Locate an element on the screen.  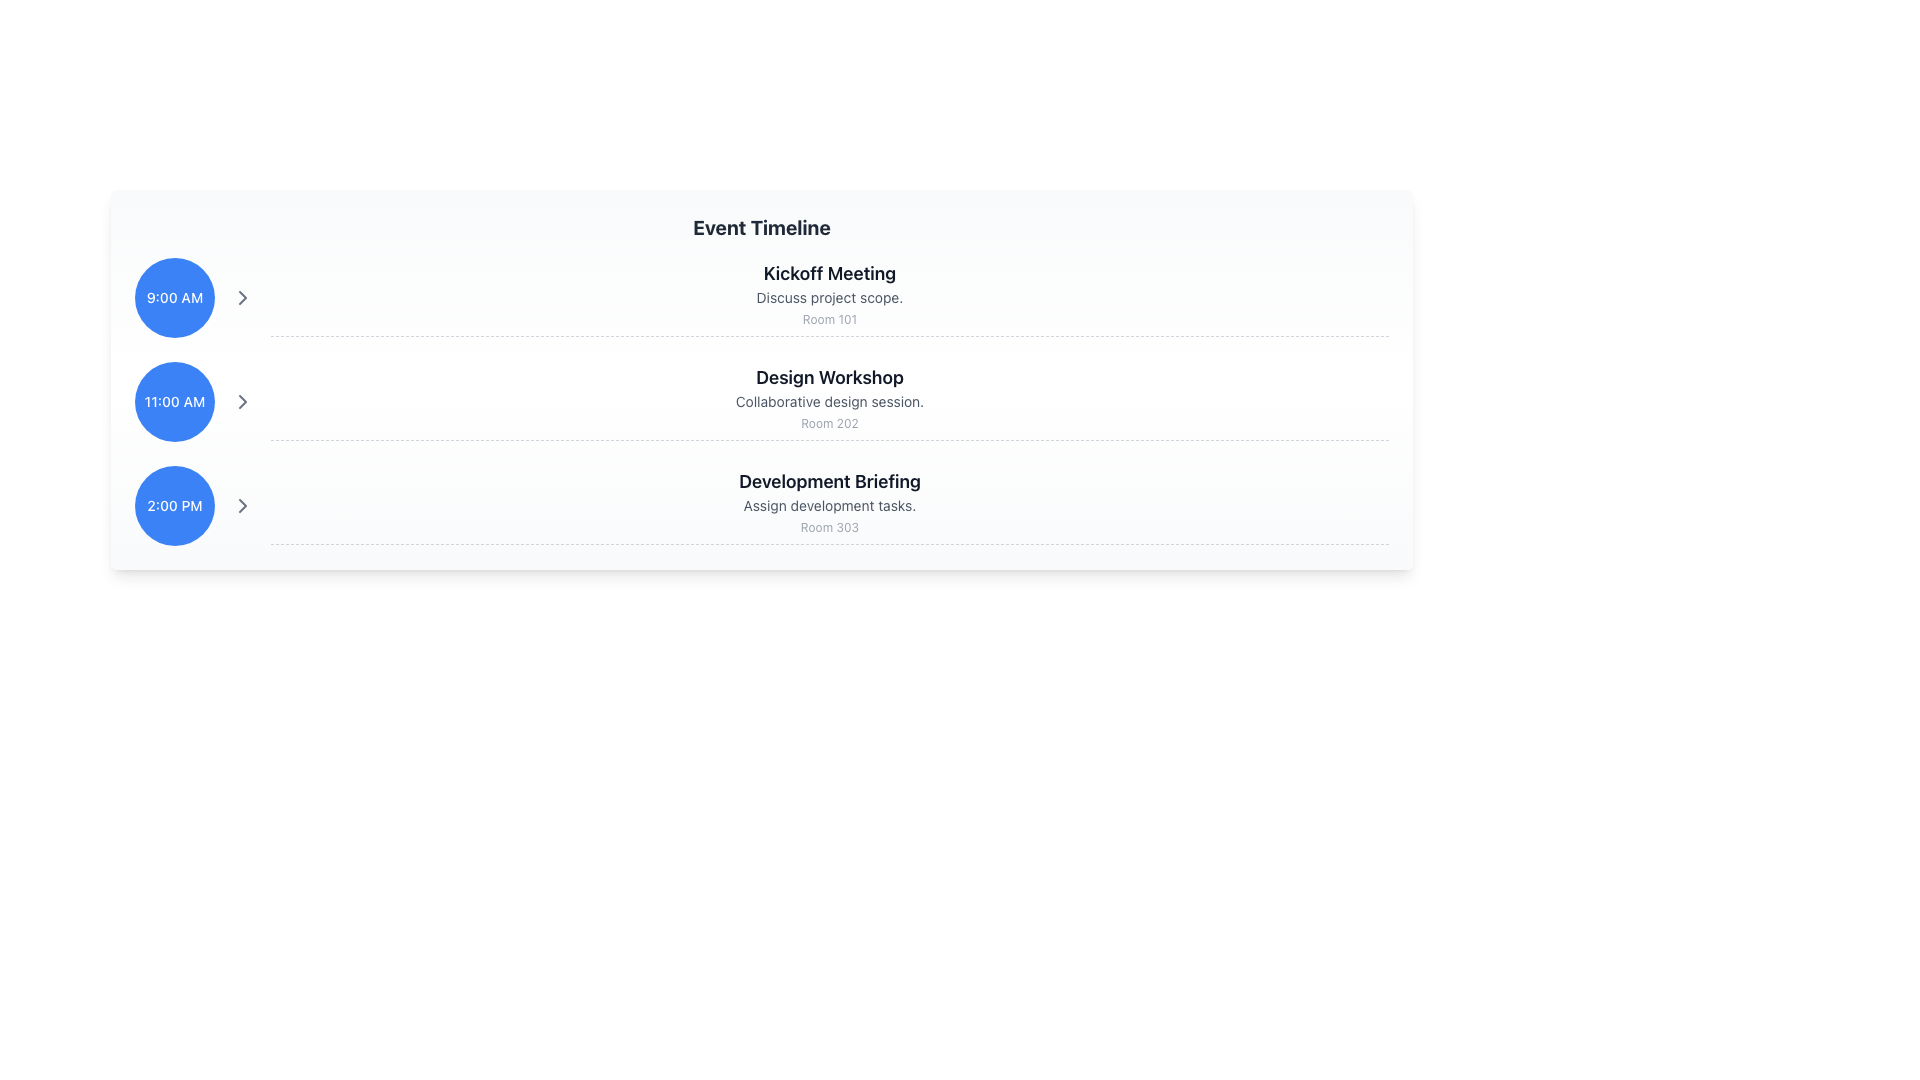
the Text Label that reads 'Discuss project scope.' which is positioned below the heading 'Kickoff Meeting' and above 'Room 101.' is located at coordinates (830, 297).